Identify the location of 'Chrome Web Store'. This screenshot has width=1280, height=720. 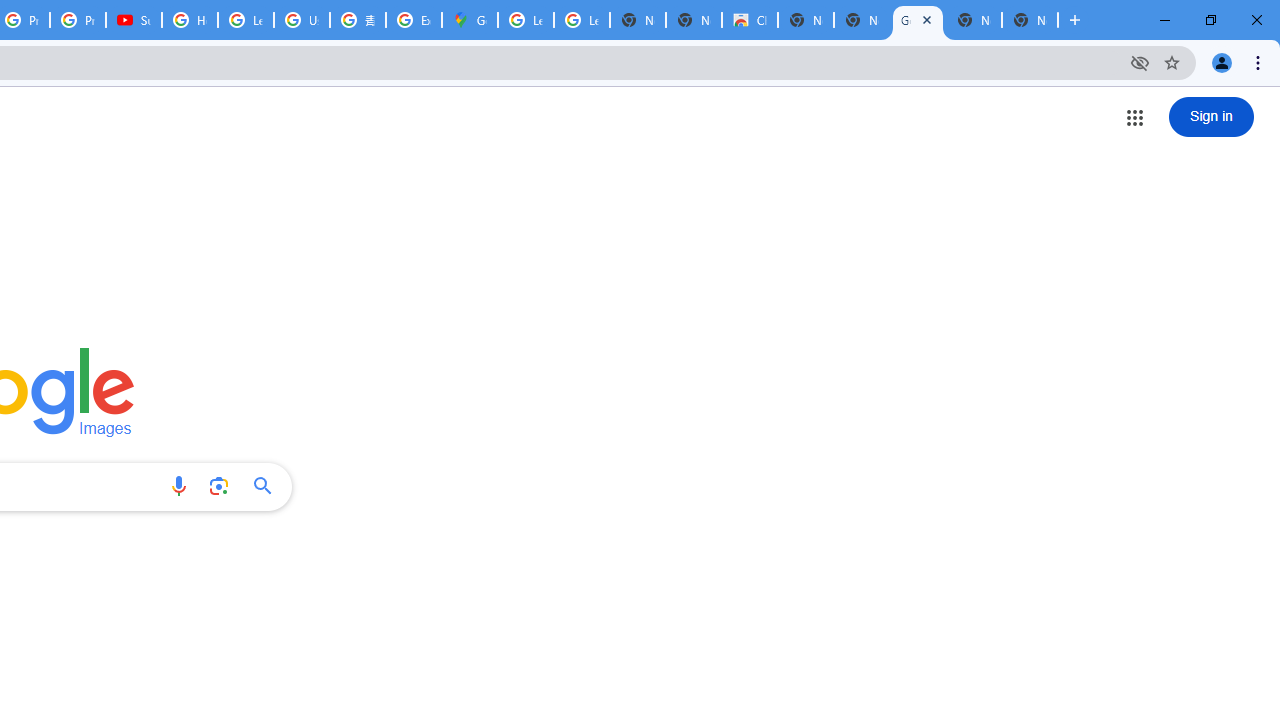
(749, 20).